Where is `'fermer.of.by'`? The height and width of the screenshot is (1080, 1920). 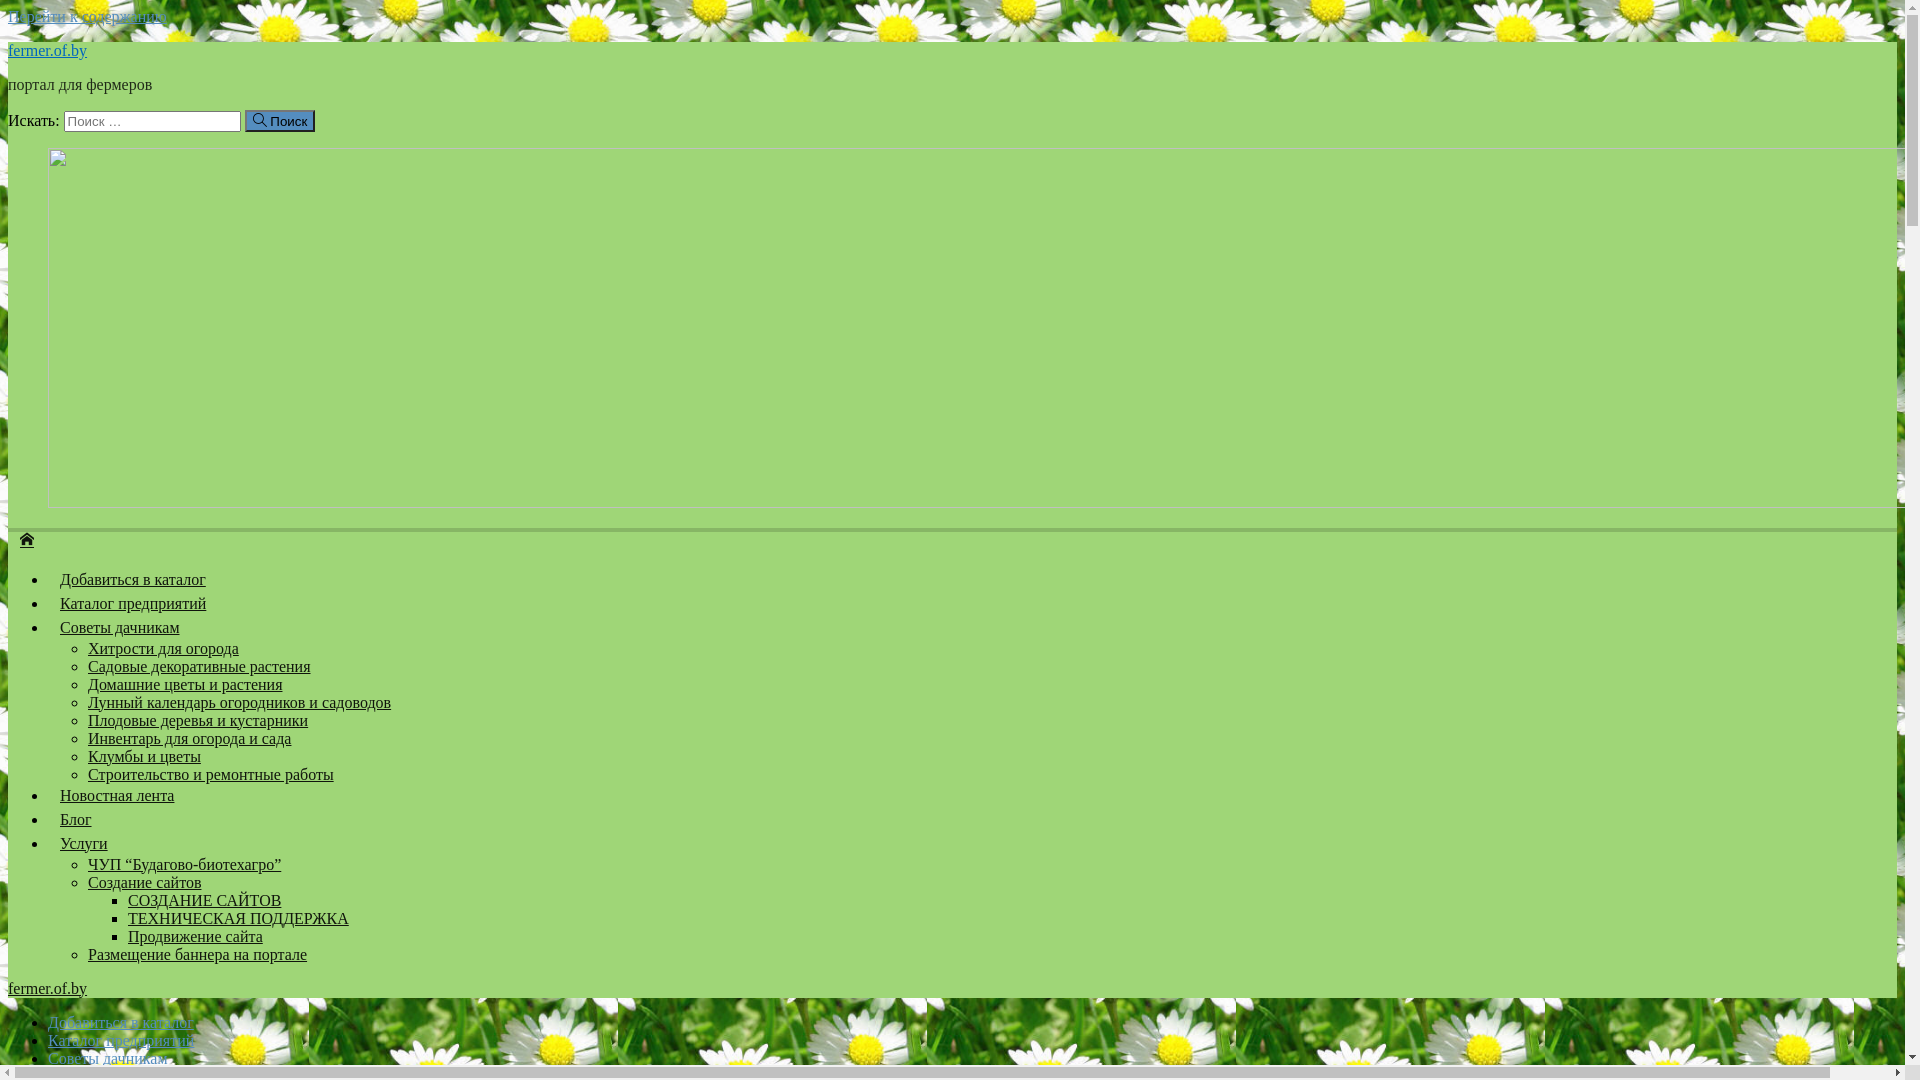 'fermer.of.by' is located at coordinates (47, 49).